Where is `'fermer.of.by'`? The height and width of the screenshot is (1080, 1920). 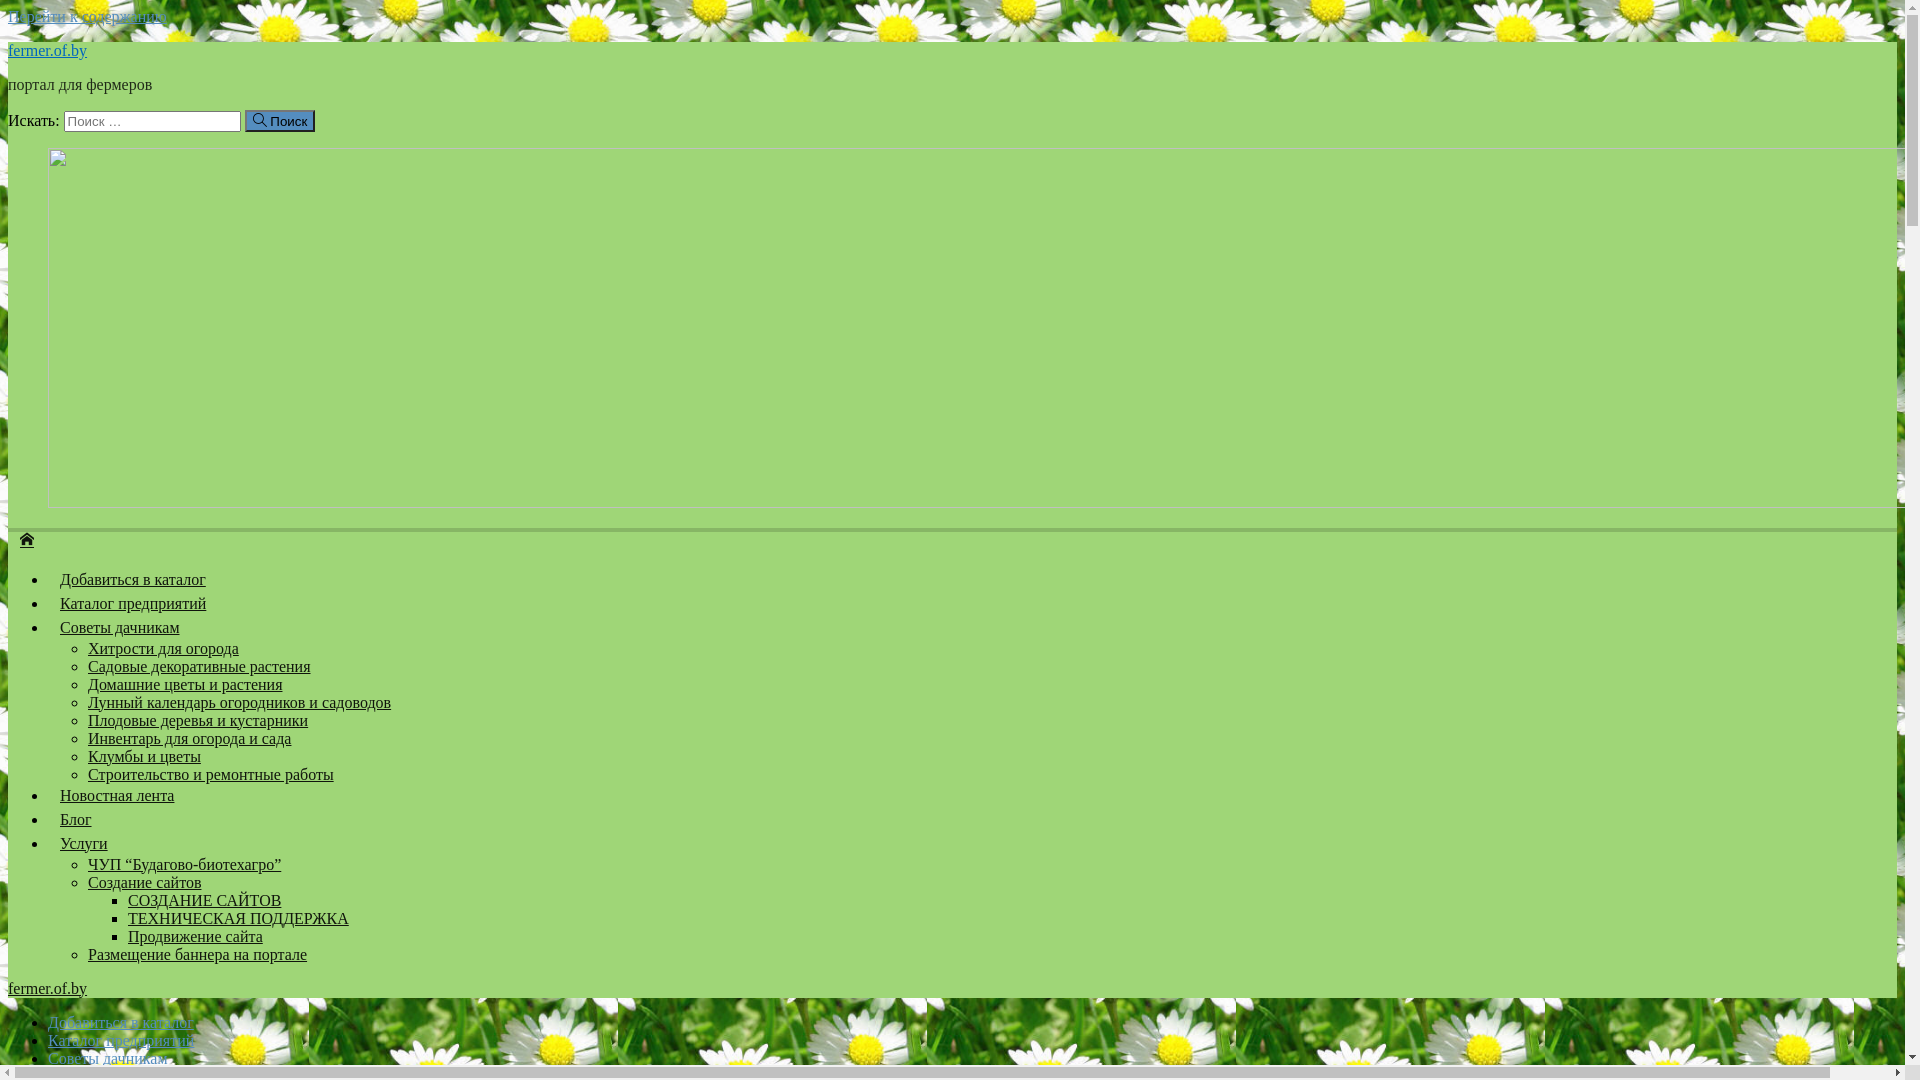 'fermer.of.by' is located at coordinates (47, 49).